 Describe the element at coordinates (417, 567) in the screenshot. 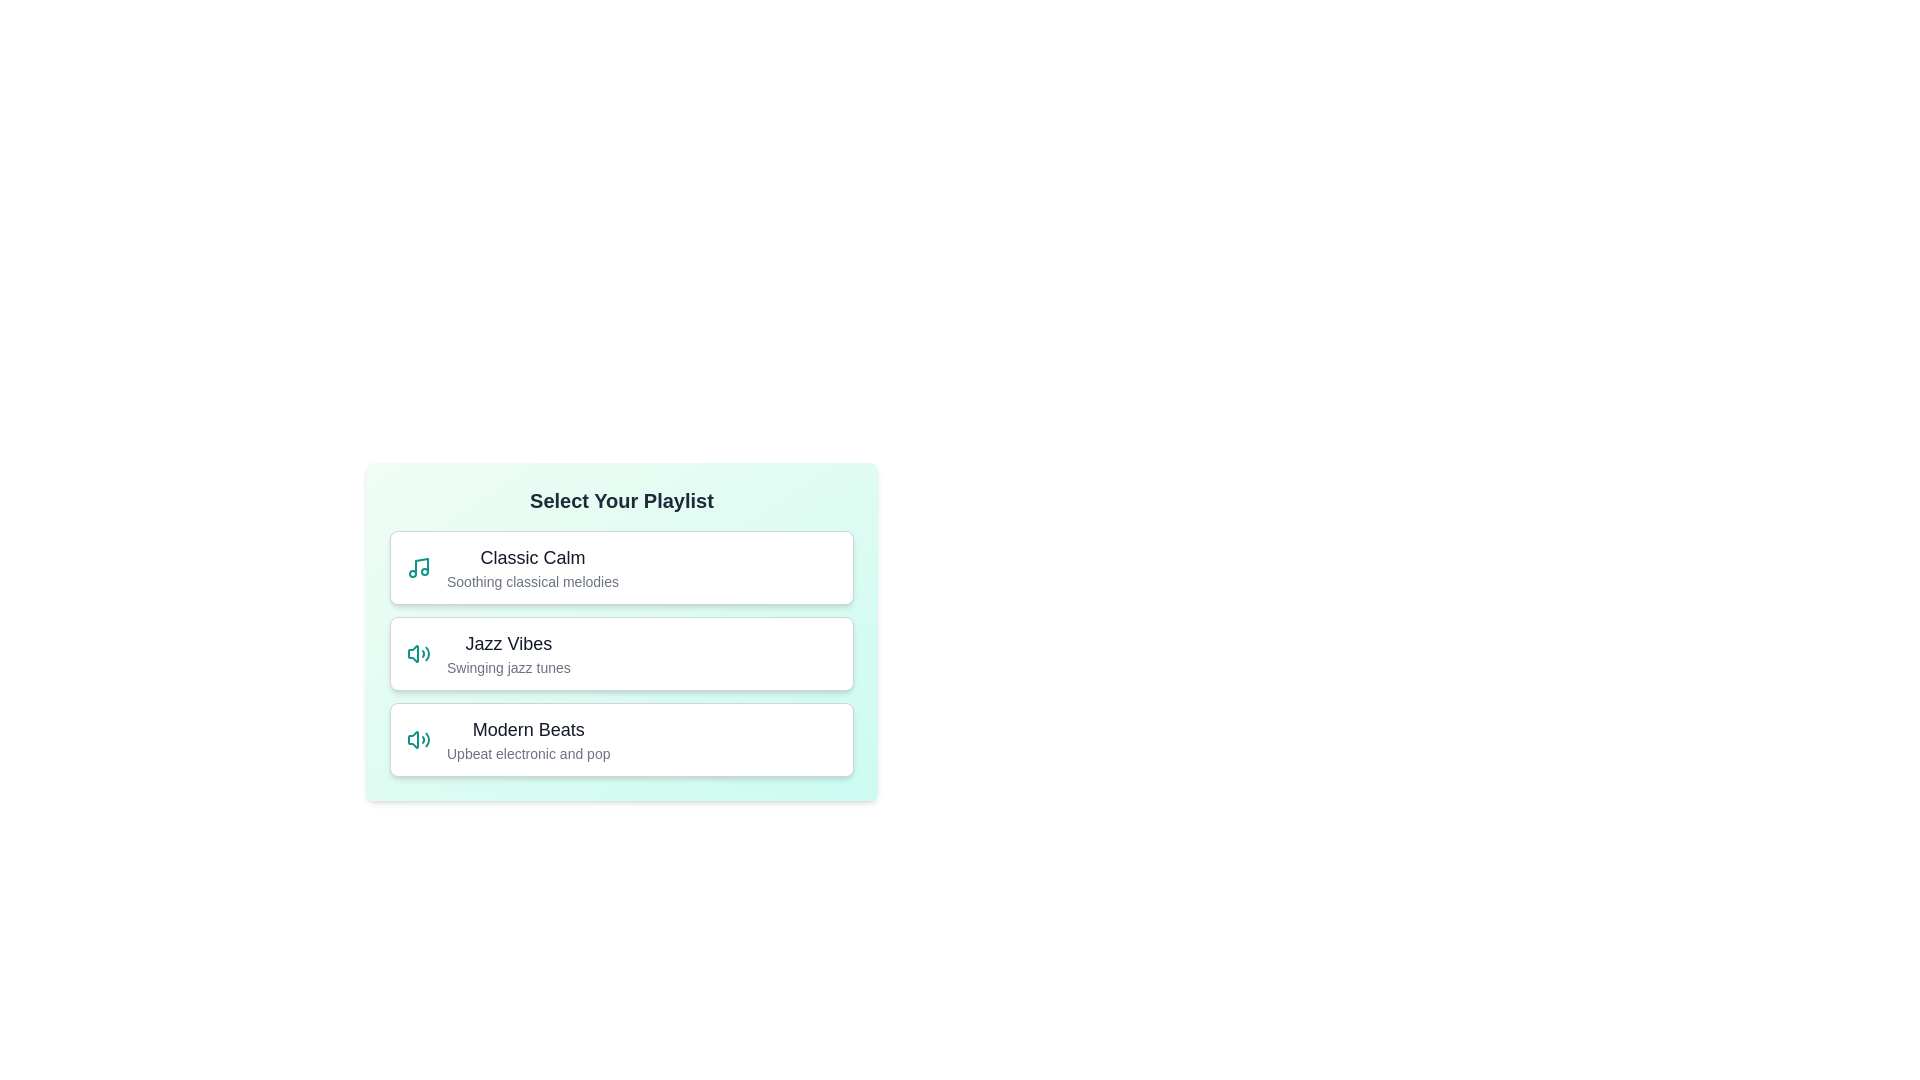

I see `the green music icon representing the playlist item labeled 'Classic Calm', located at the upper-left corner adjacent to its title` at that location.